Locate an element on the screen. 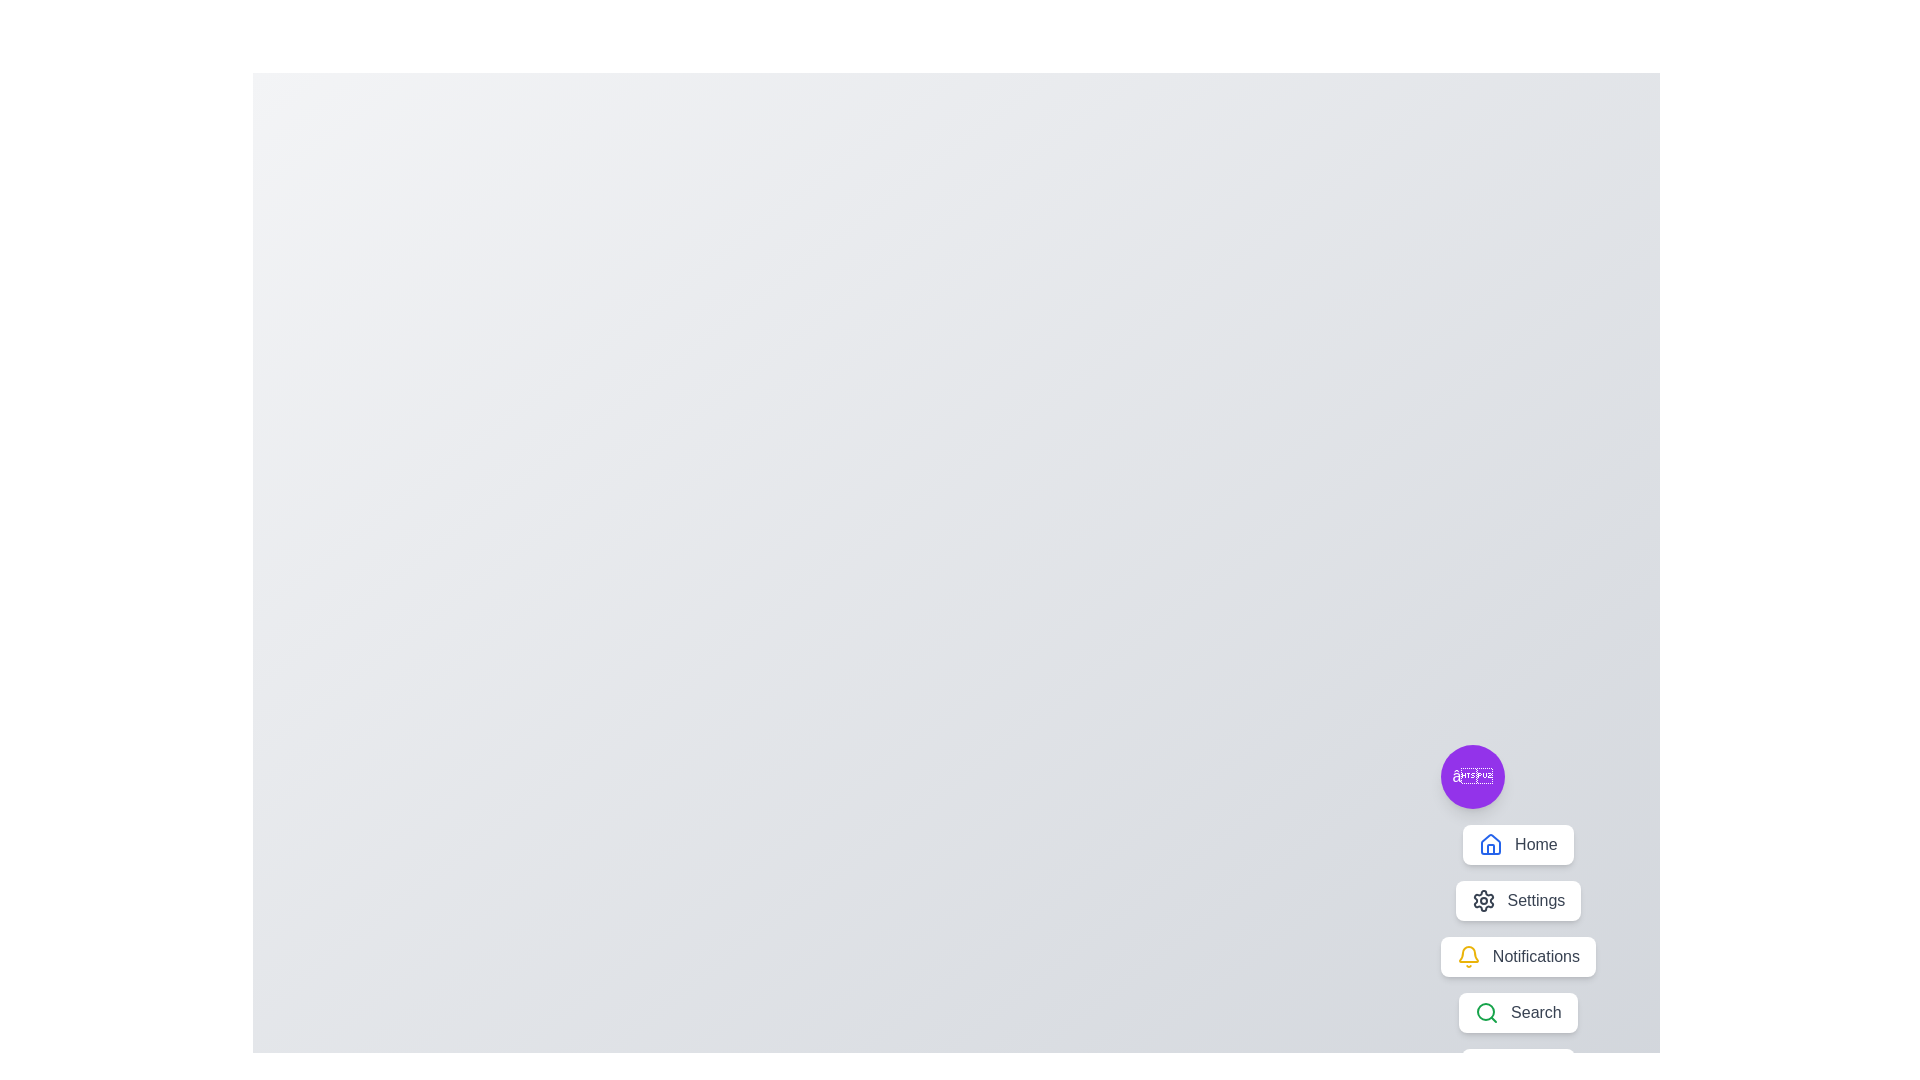 The width and height of the screenshot is (1920, 1080). the menu item labeled Settings is located at coordinates (1517, 901).